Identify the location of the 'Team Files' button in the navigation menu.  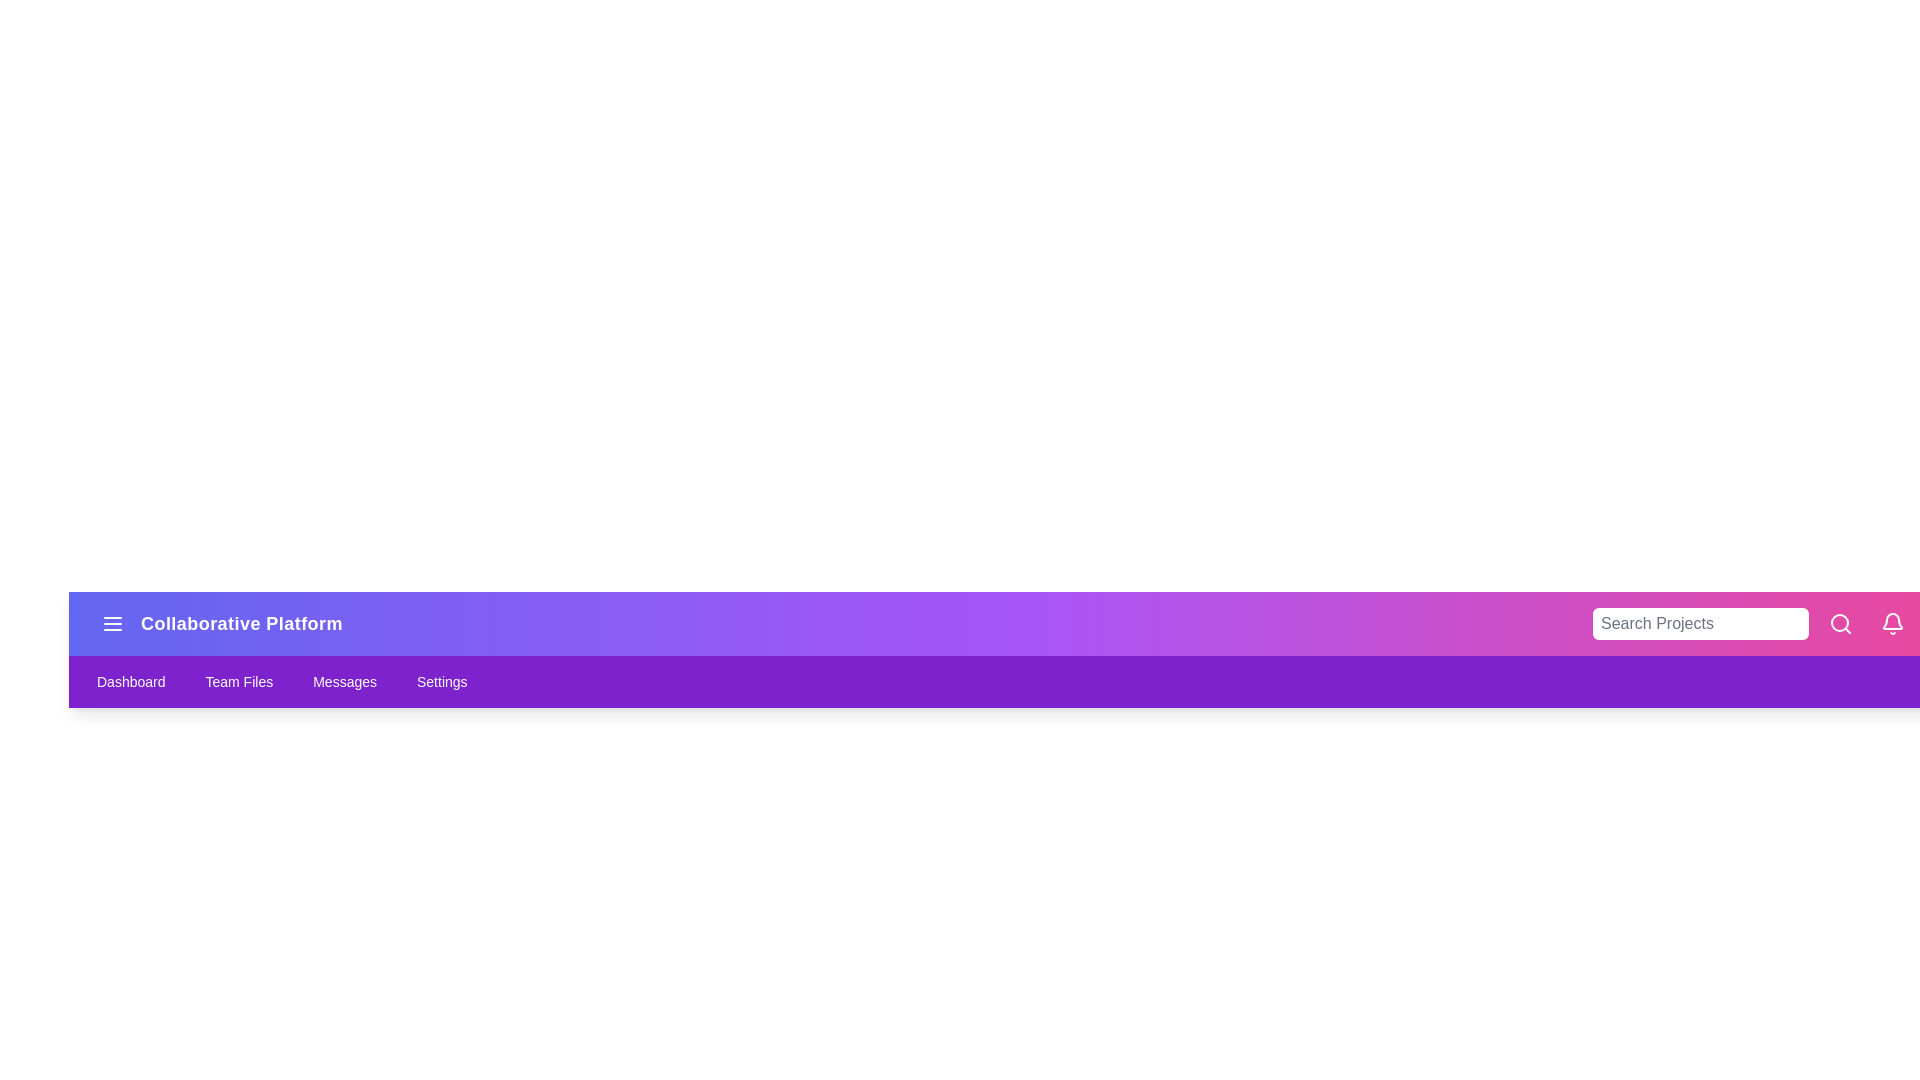
(239, 681).